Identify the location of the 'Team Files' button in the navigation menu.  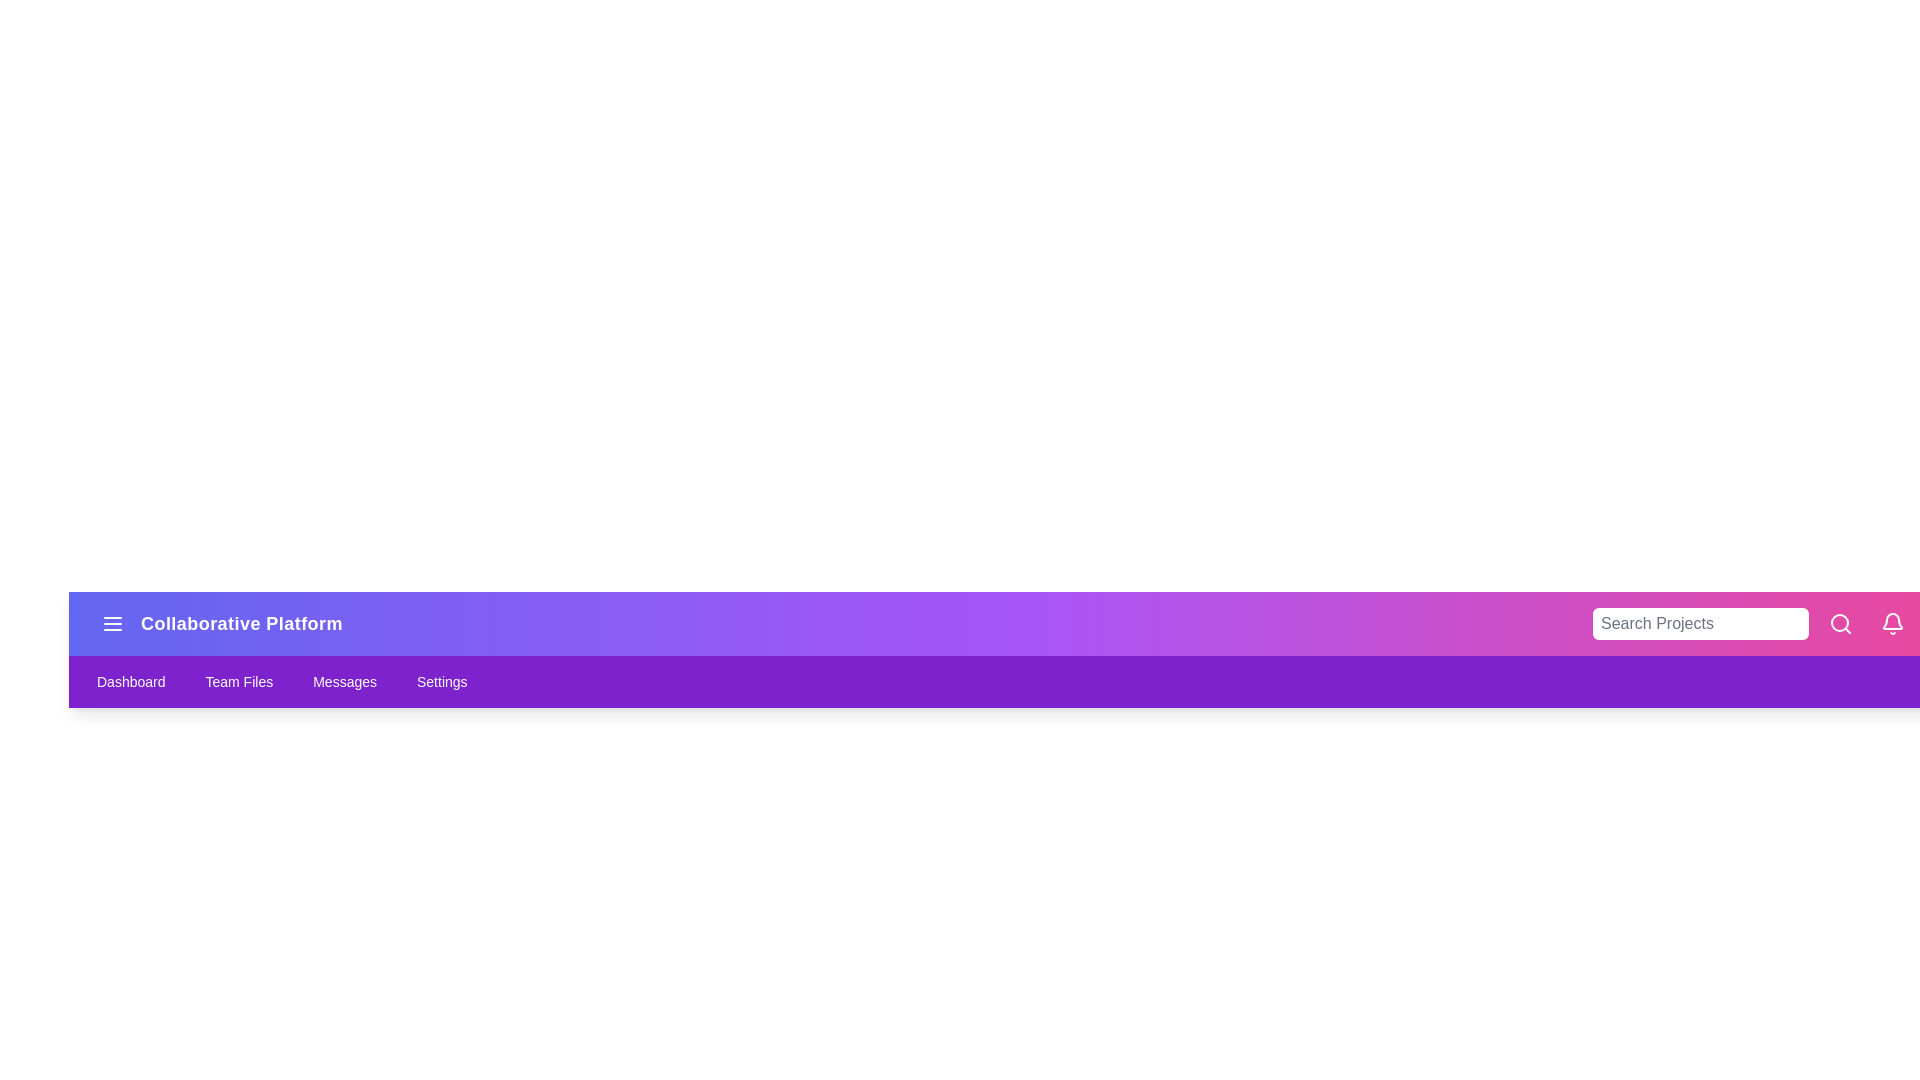
(239, 681).